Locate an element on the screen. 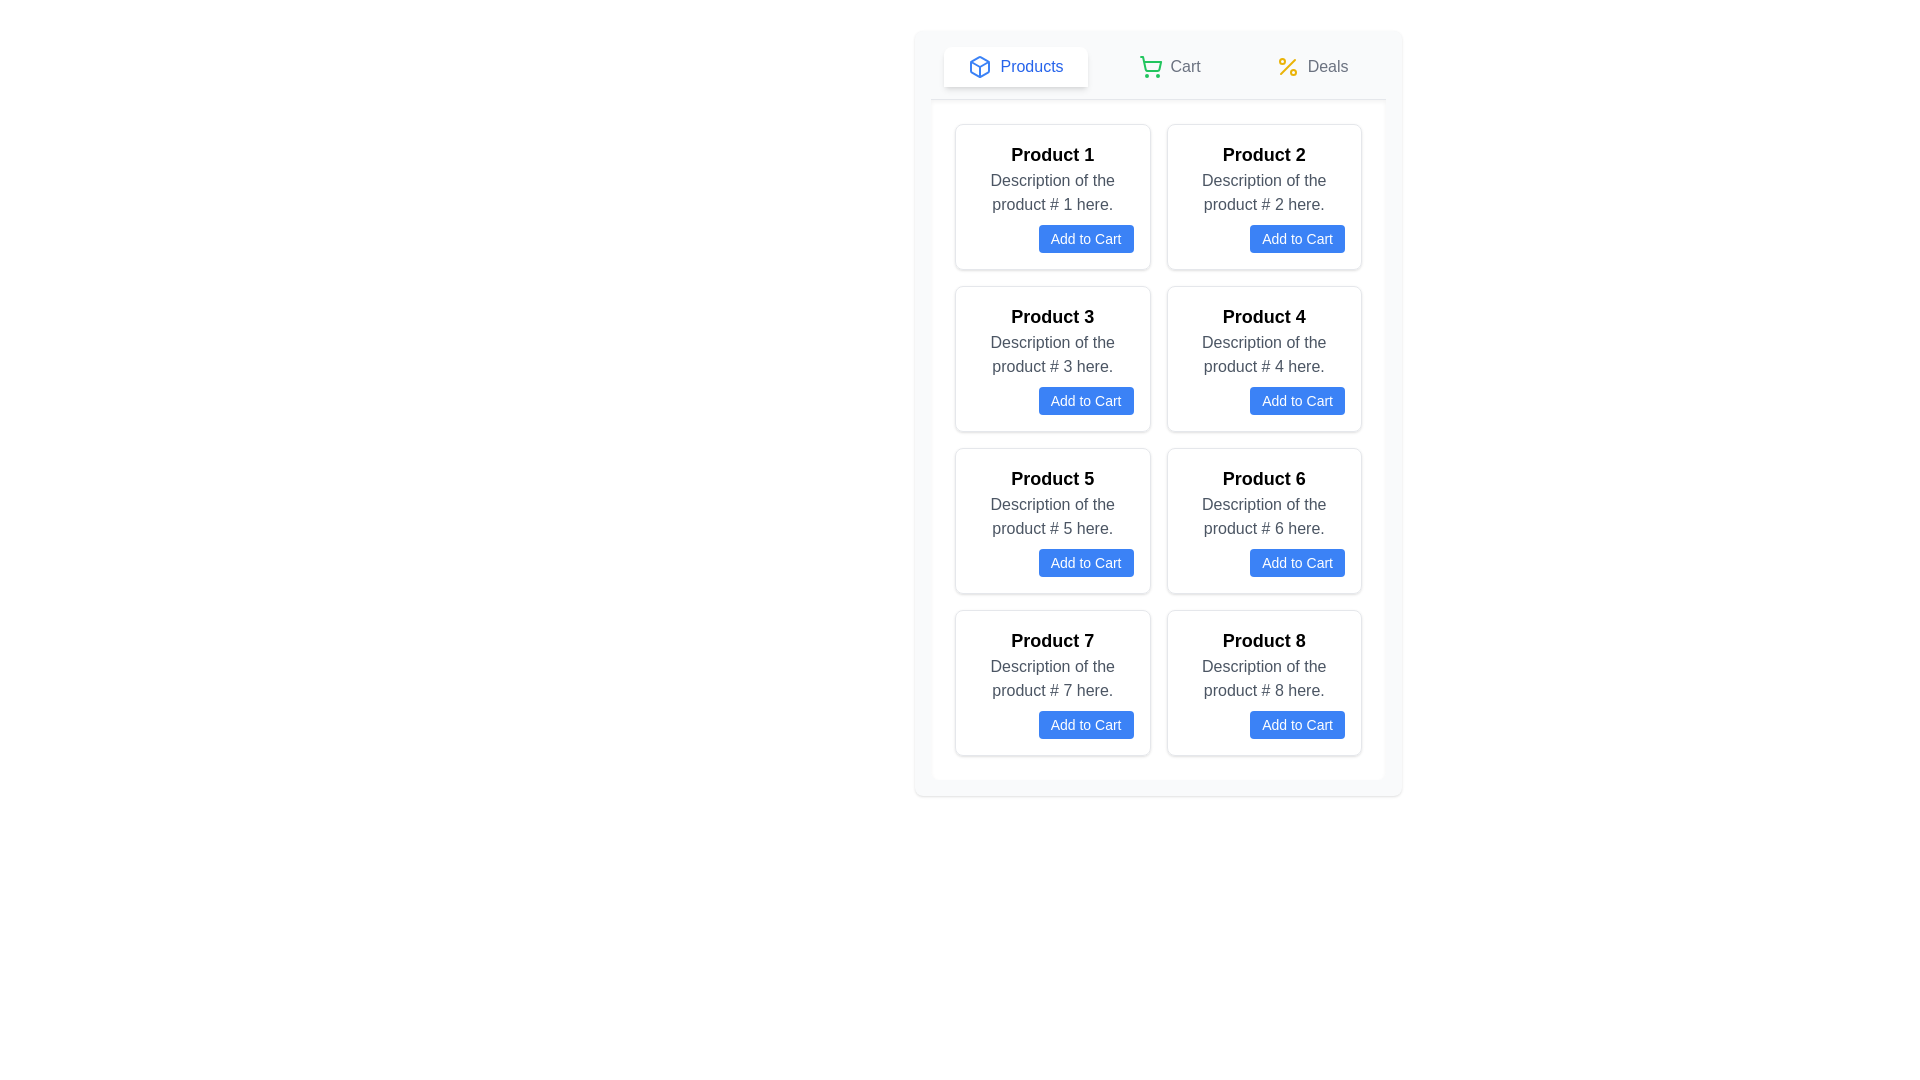 This screenshot has width=1920, height=1080. the static text label that provides a brief description of 'Product 7', located centrally within the product card, below the title and above the 'Add to Cart' button is located at coordinates (1051, 677).